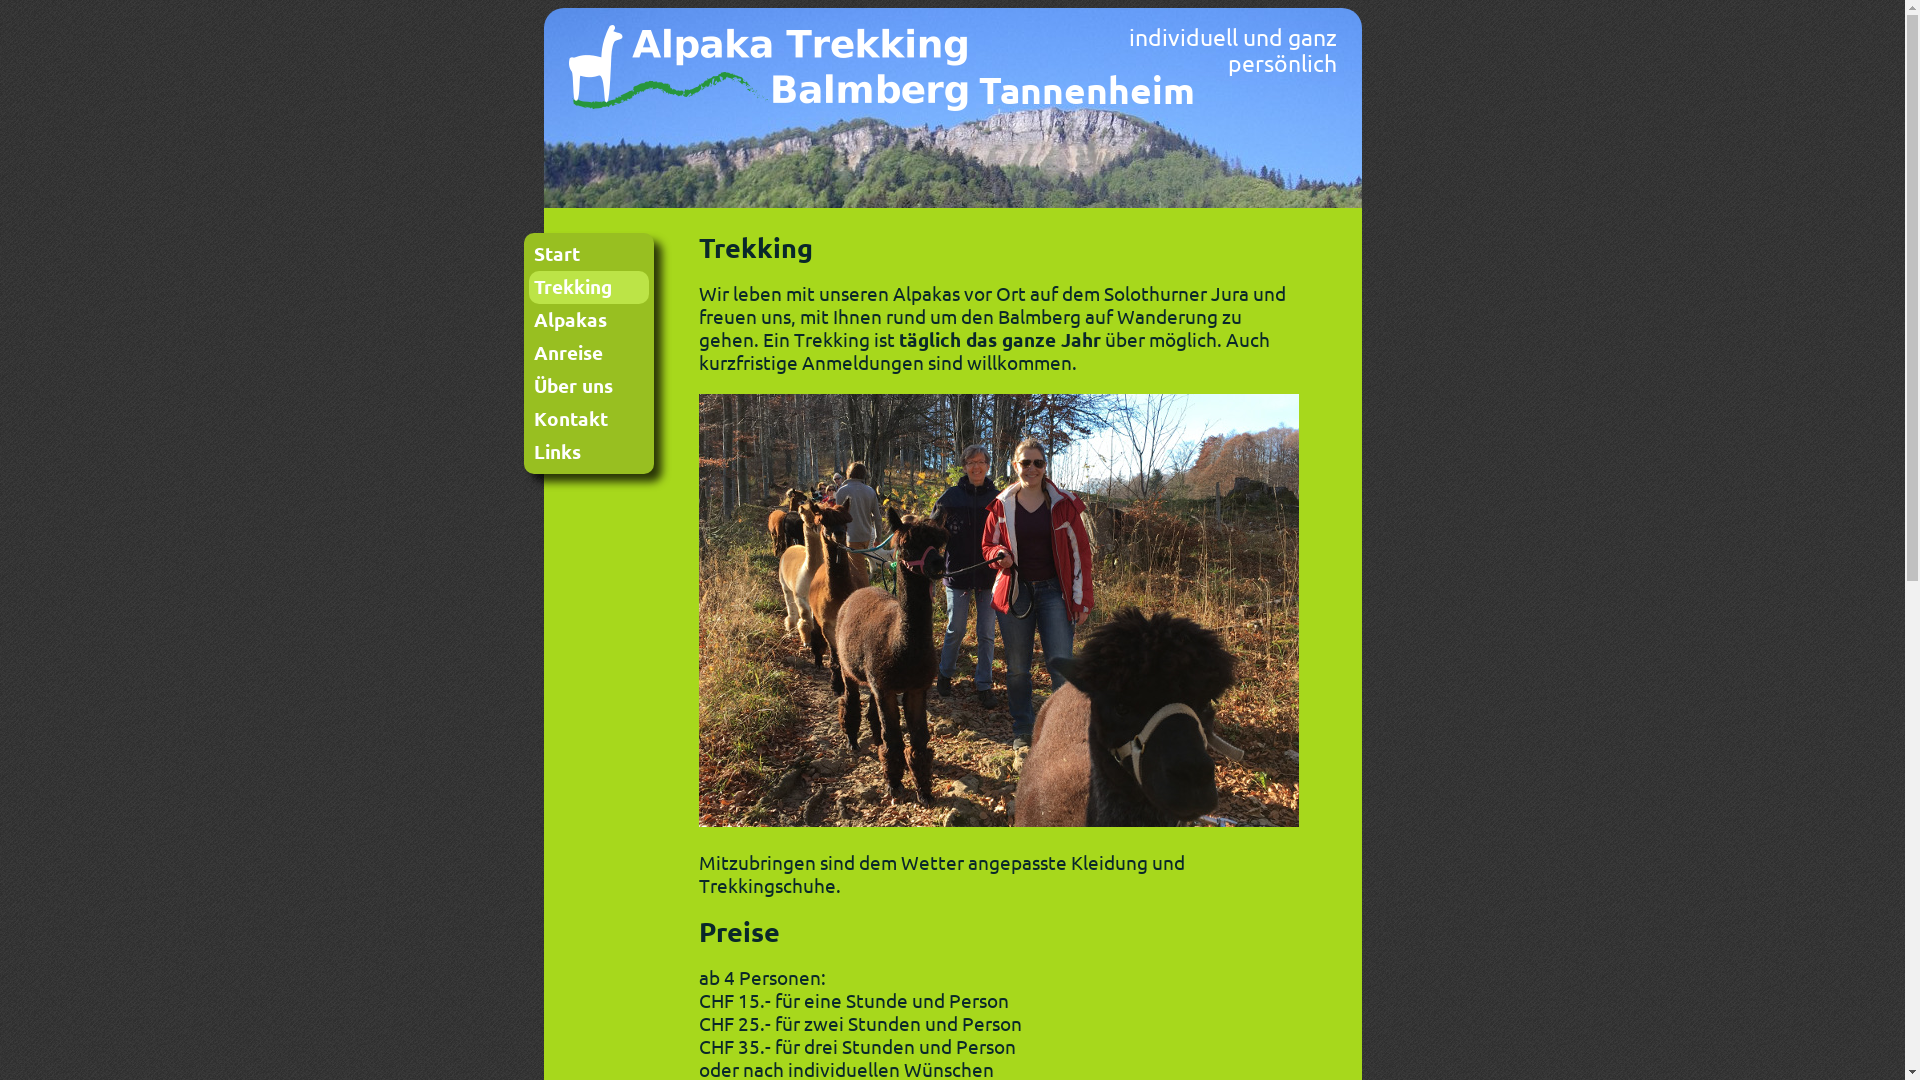  Describe the element at coordinates (587, 253) in the screenshot. I see `'Start'` at that location.